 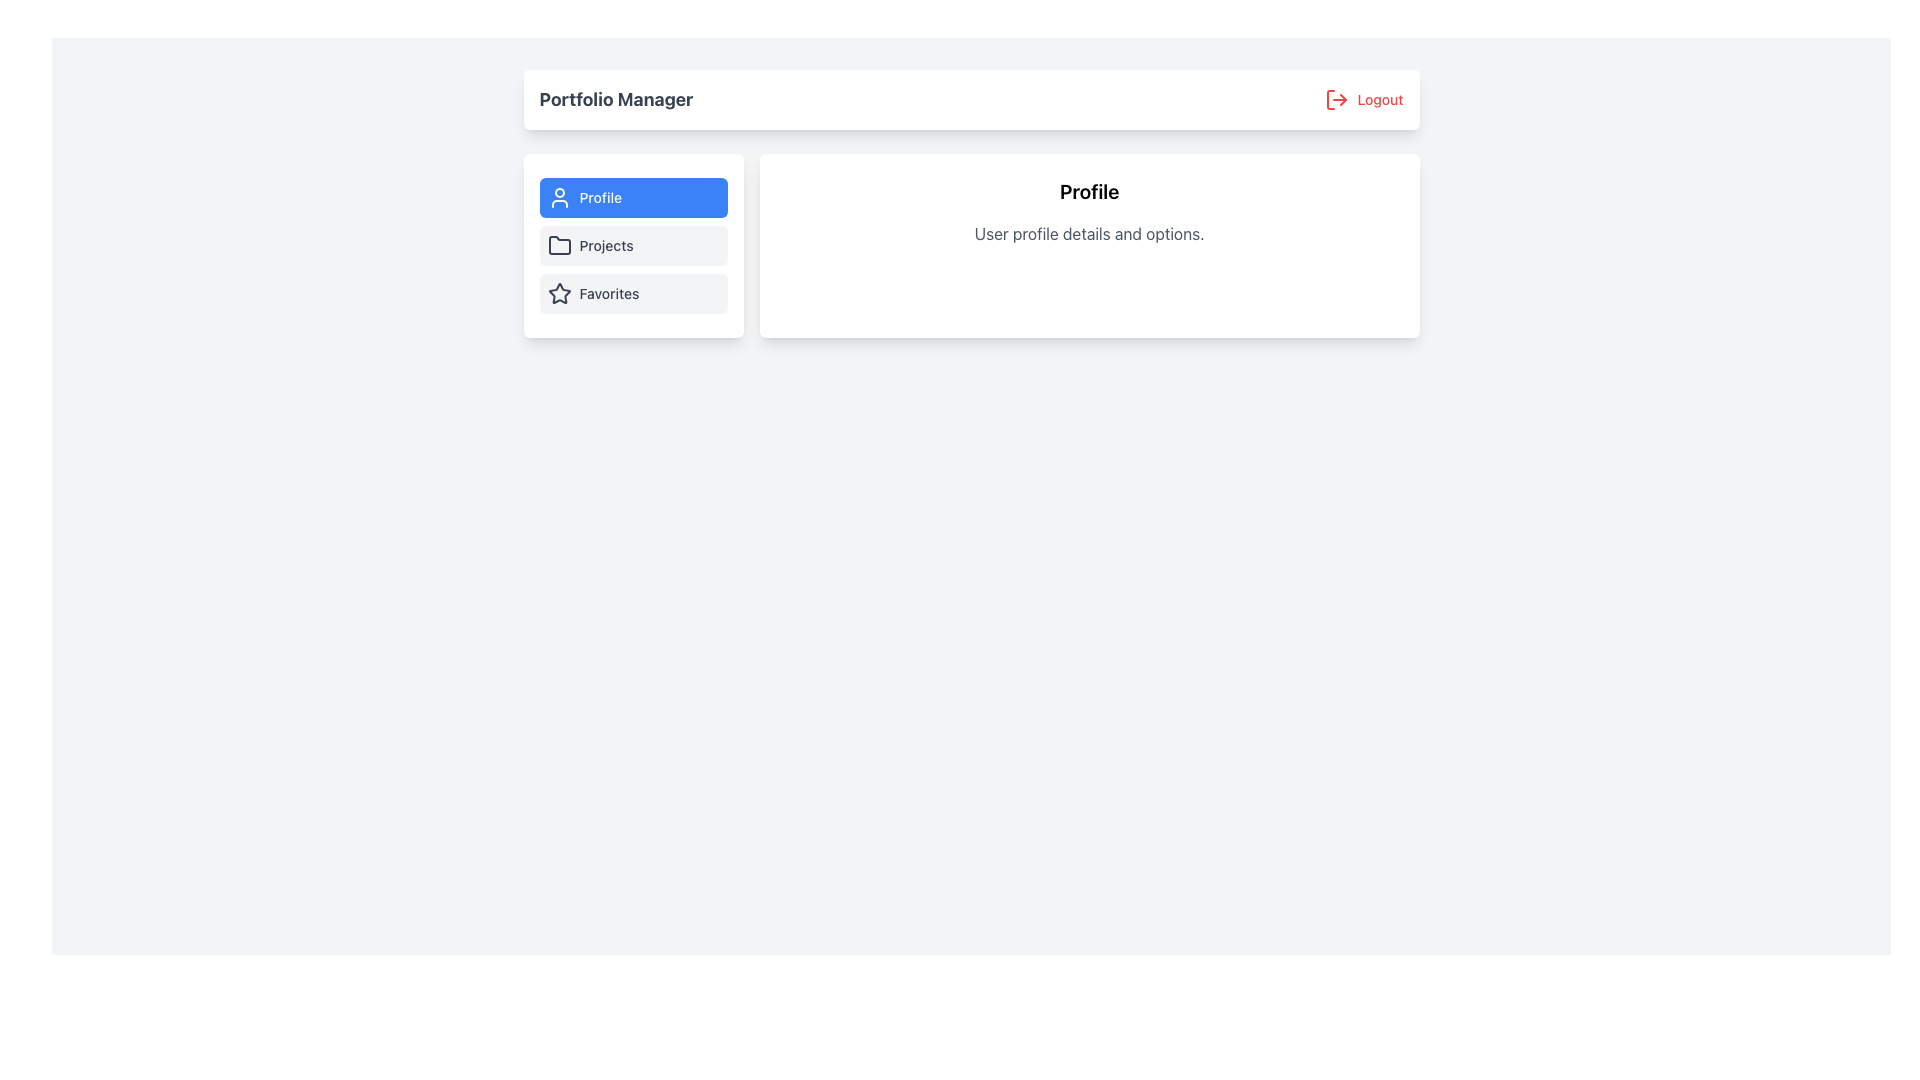 I want to click on the Information card that displays 'Profile' at the top center and provides user profile details and options, so click(x=1088, y=245).